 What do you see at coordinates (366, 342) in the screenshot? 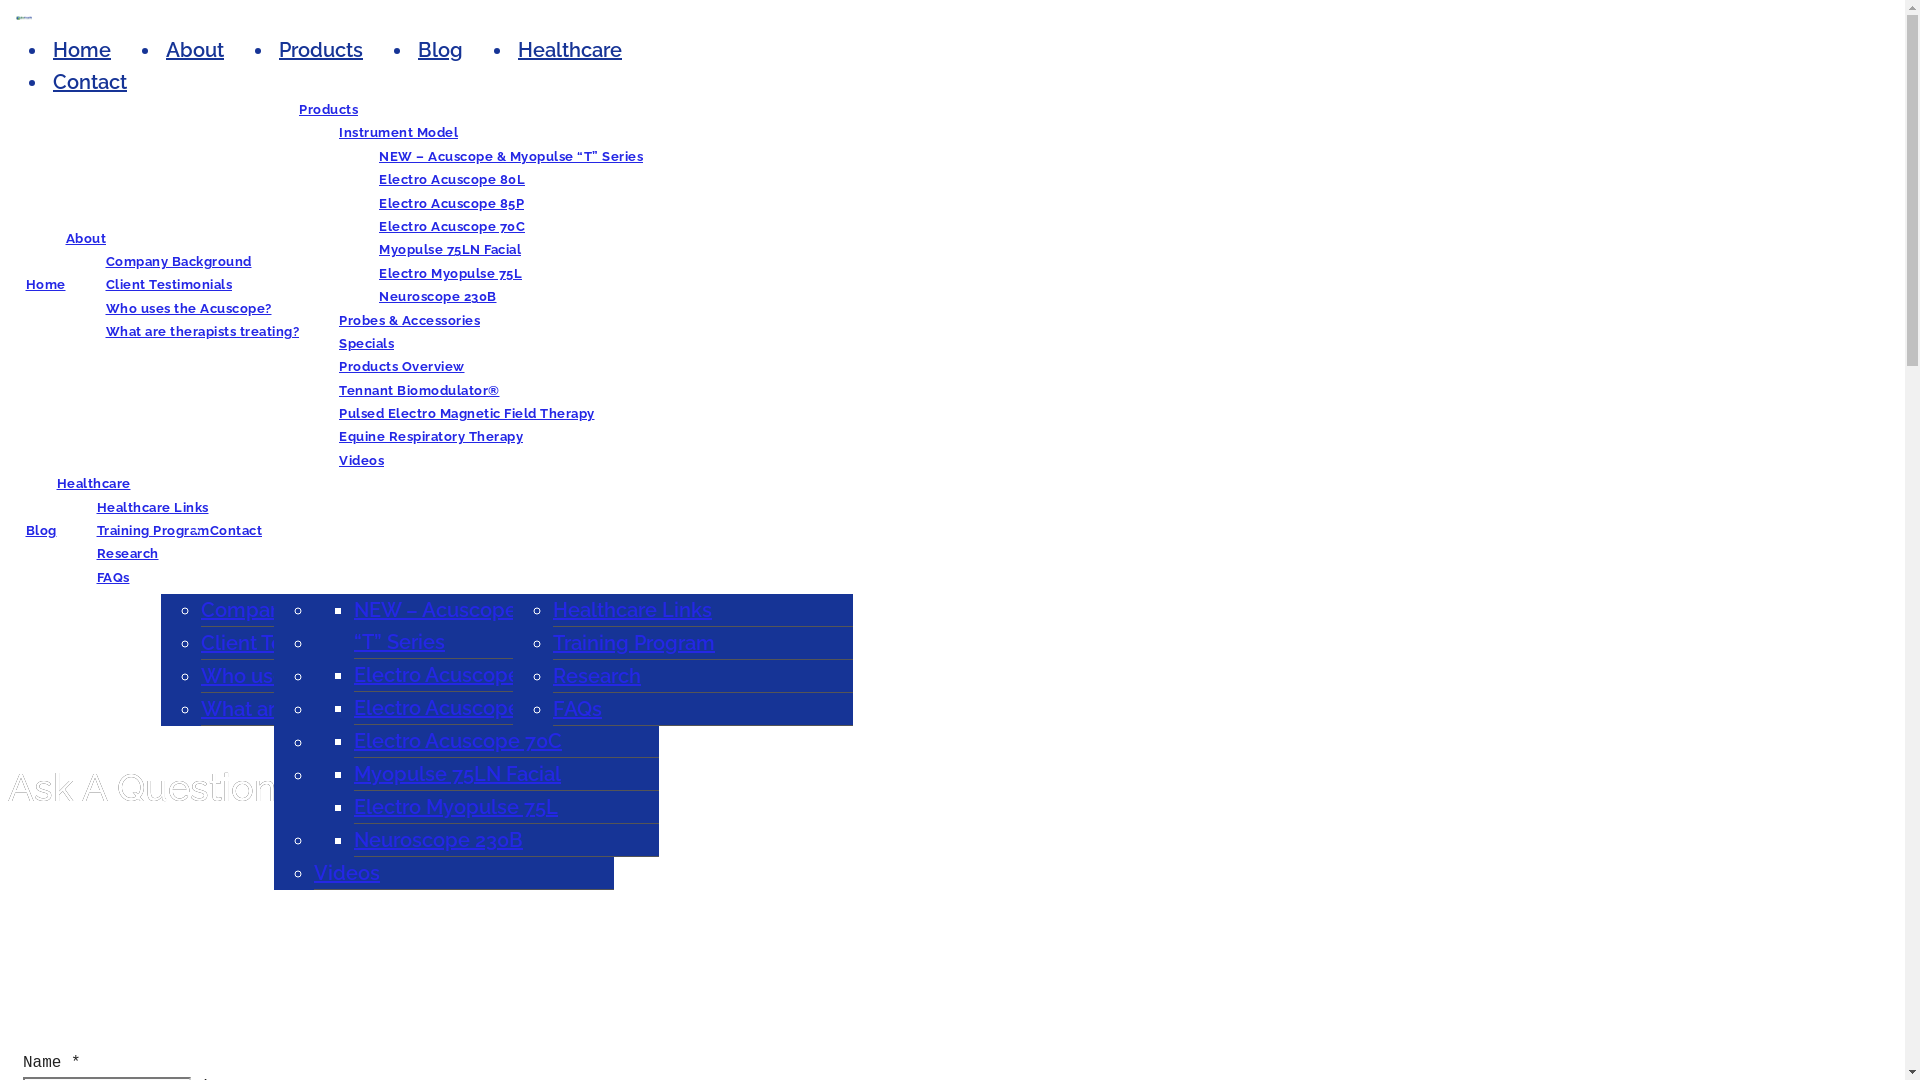
I see `'Specials'` at bounding box center [366, 342].